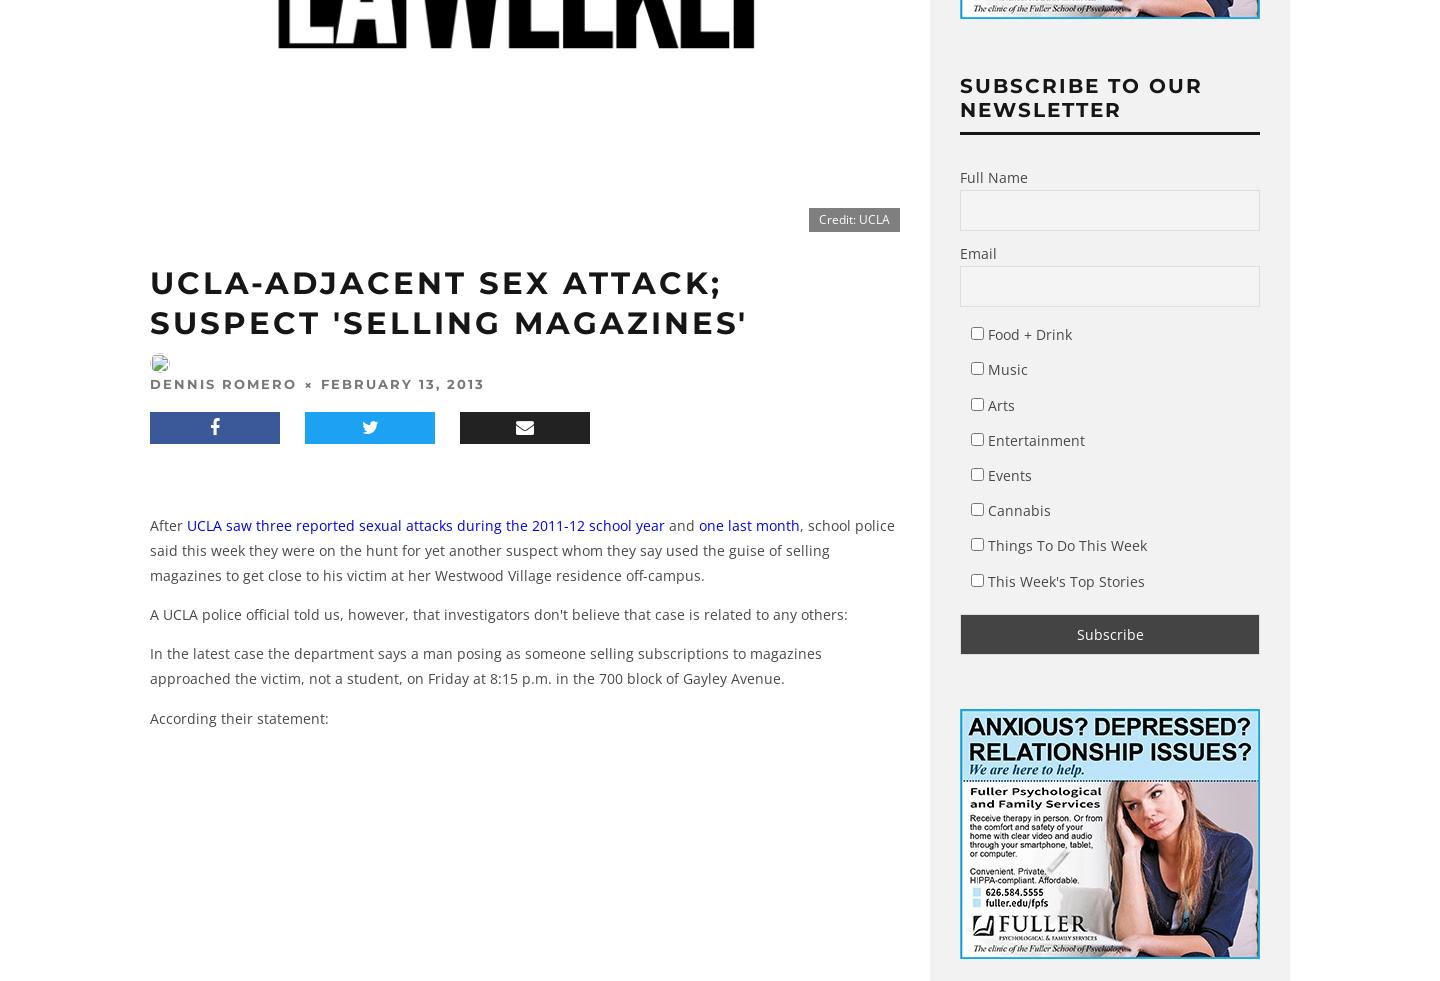  Describe the element at coordinates (425, 524) in the screenshot. I see `'UCLA saw three reported sexual attacks during the 2011-12 school year'` at that location.